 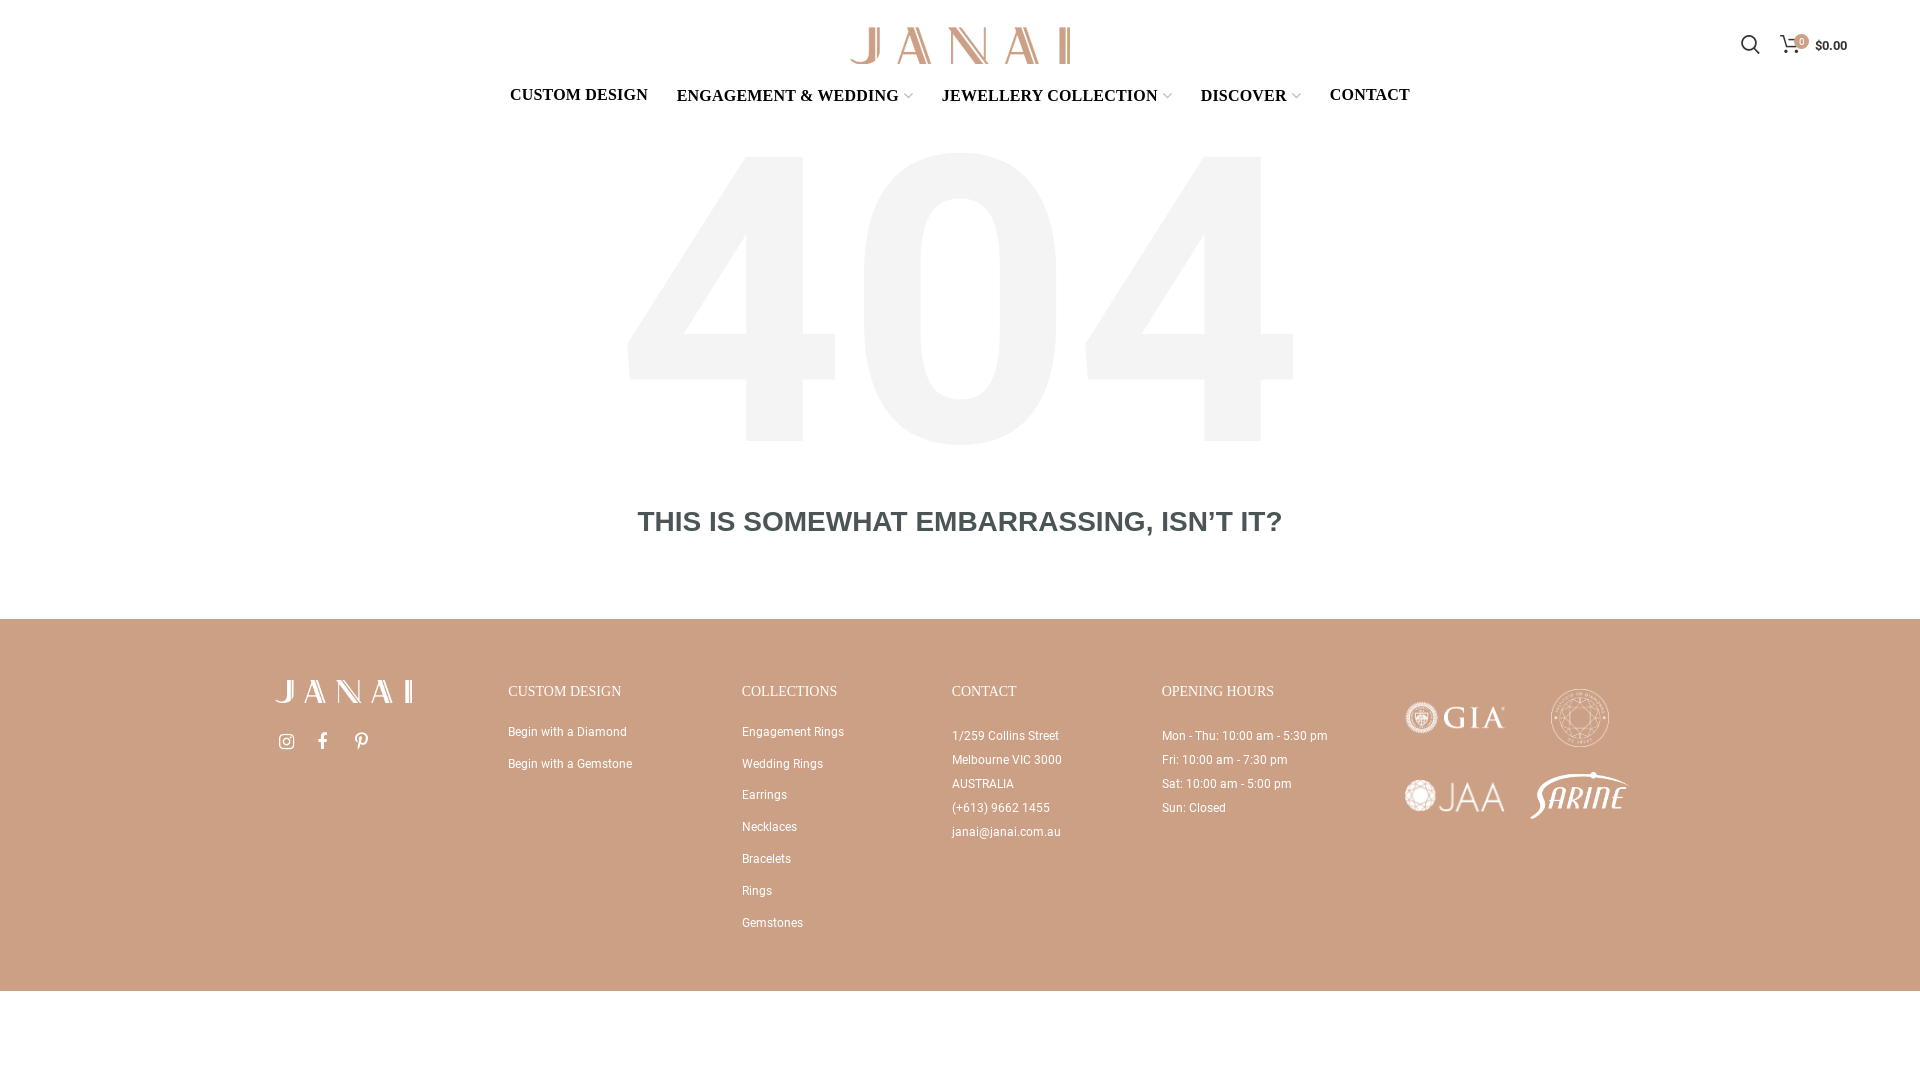 I want to click on 'Begin with a Gemstone', so click(x=508, y=763).